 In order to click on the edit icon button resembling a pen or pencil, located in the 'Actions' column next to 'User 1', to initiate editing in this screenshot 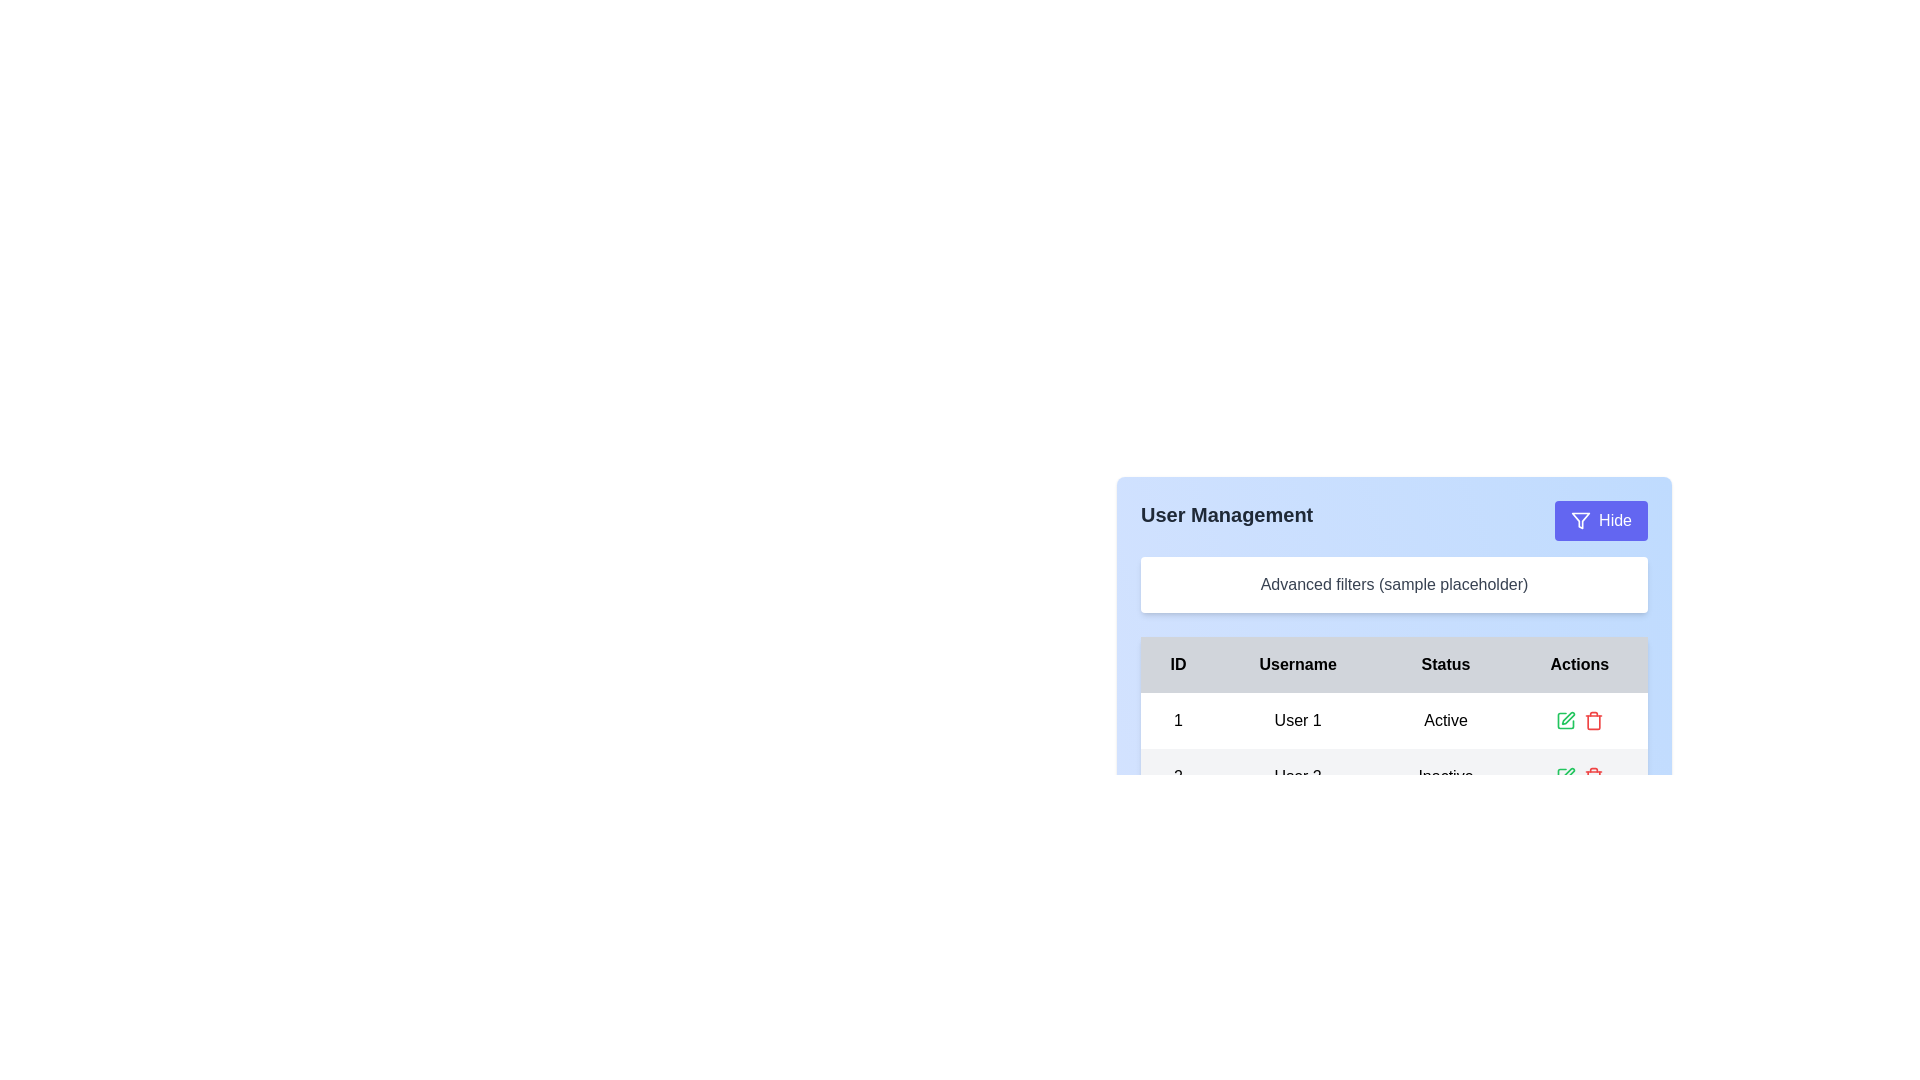, I will do `click(1567, 717)`.